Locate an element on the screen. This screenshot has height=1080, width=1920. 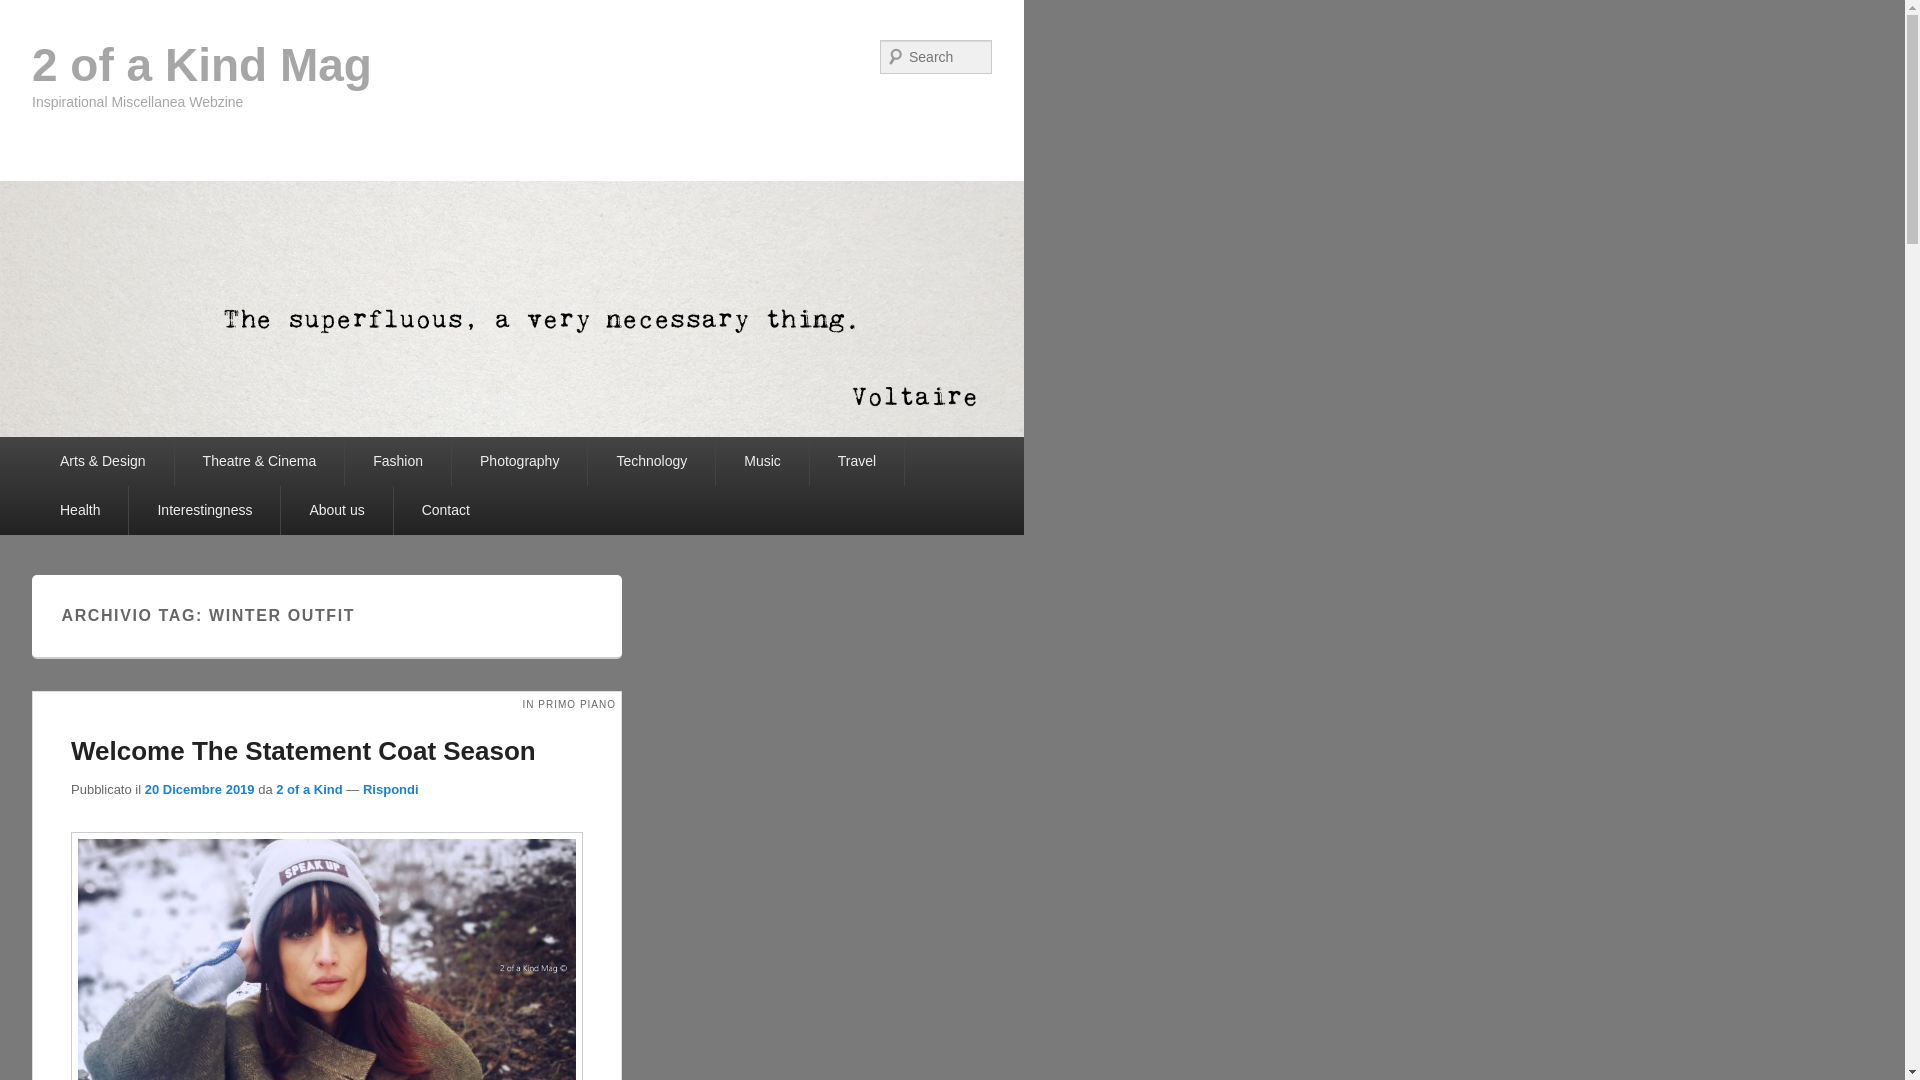
'Health' is located at coordinates (80, 509).